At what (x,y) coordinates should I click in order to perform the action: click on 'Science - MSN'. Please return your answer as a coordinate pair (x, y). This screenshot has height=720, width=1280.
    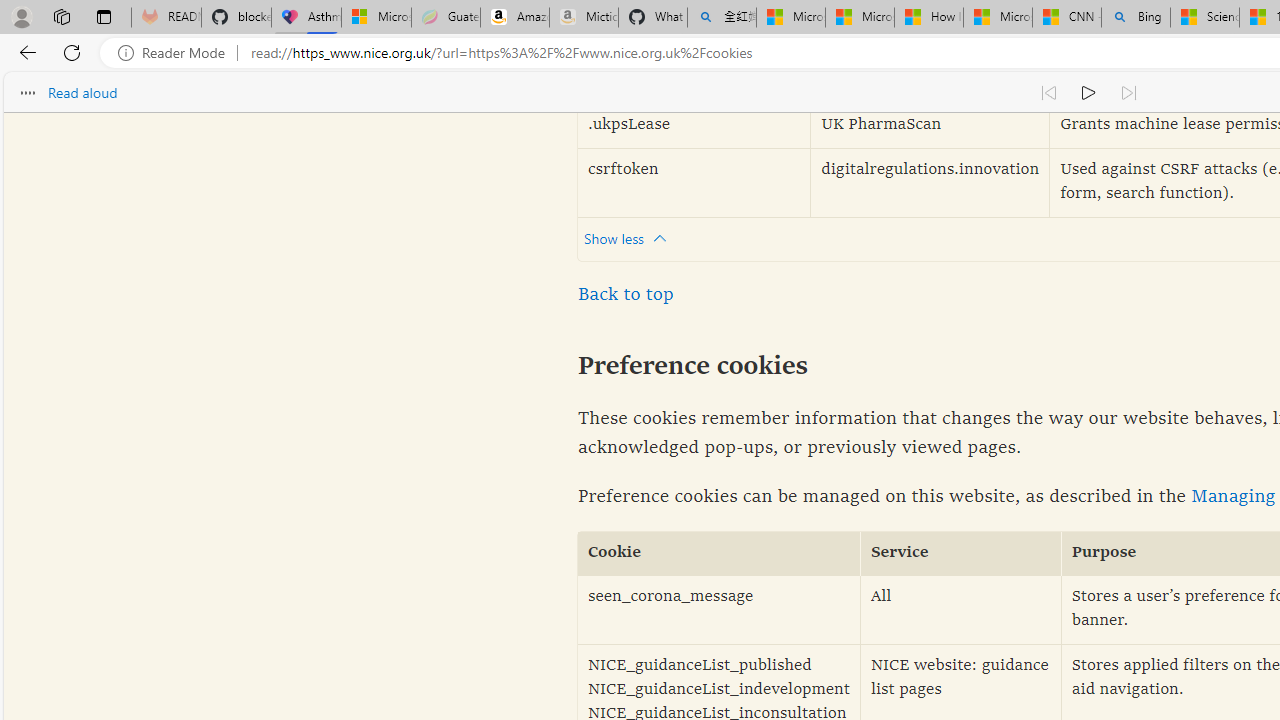
    Looking at the image, I should click on (1204, 17).